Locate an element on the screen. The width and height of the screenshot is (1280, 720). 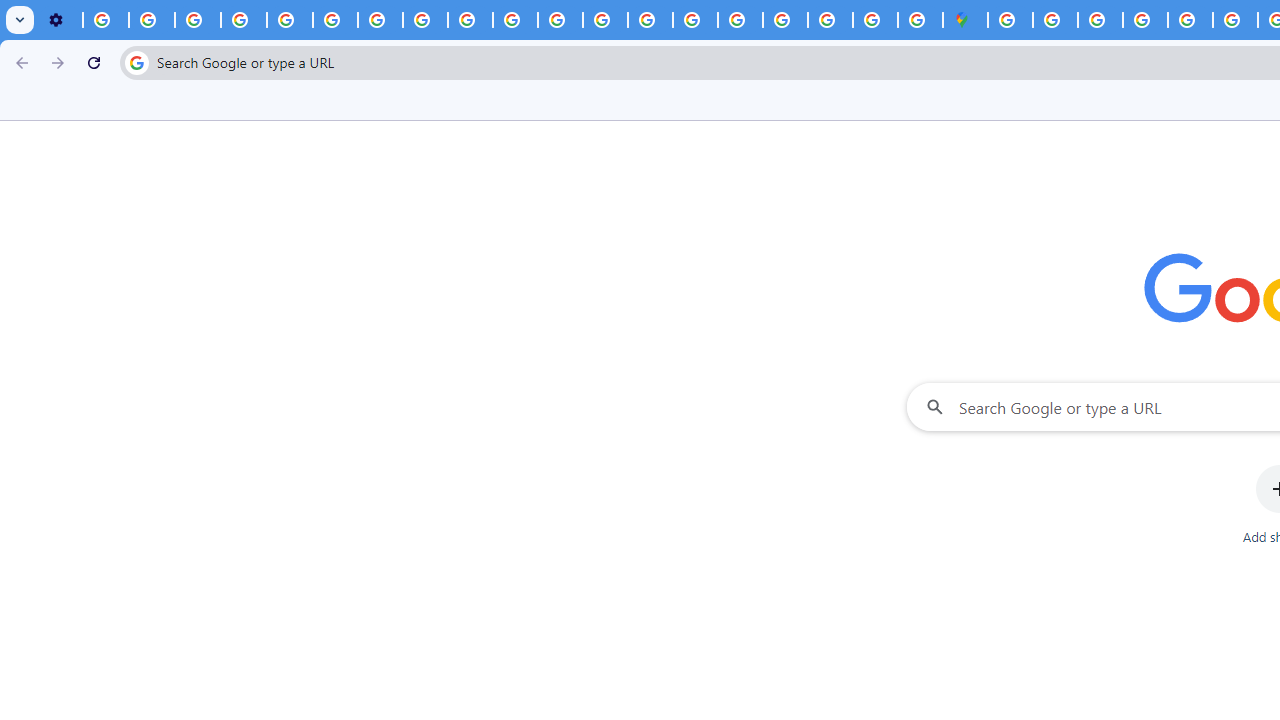
'Settings - Customize profile' is located at coordinates (60, 20).